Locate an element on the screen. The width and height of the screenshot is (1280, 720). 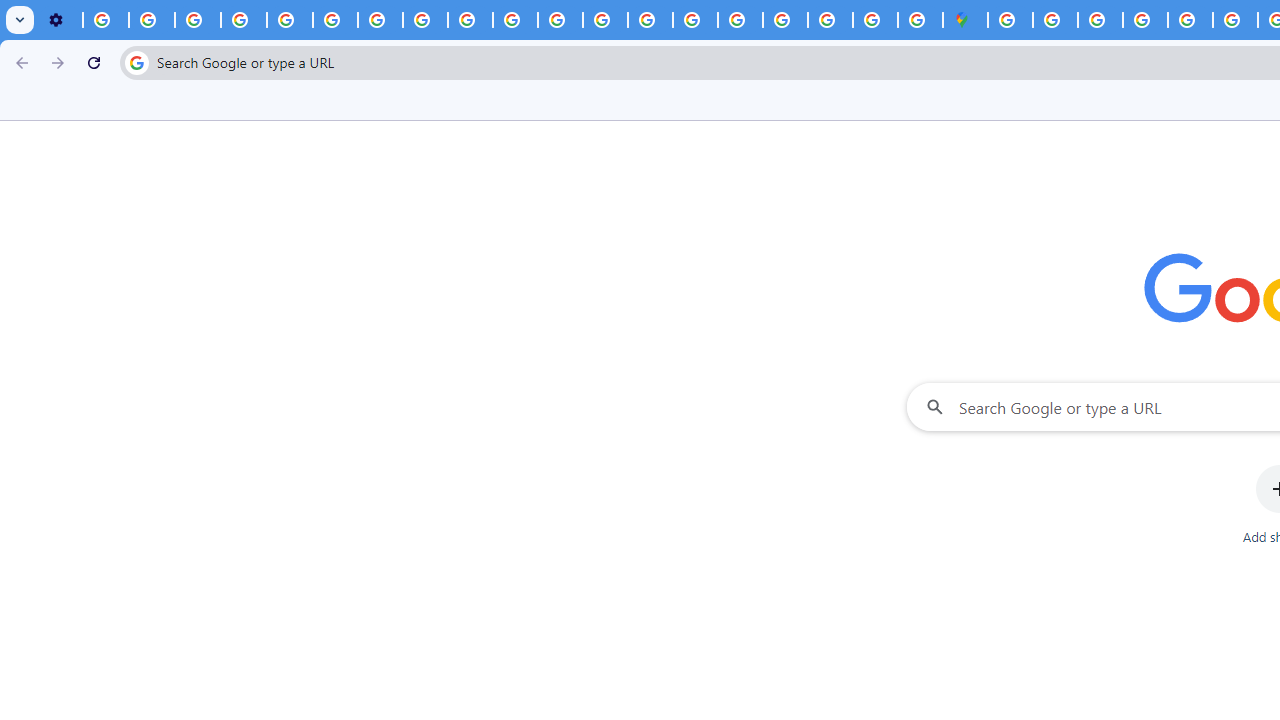
'Settings - Customize profile' is located at coordinates (60, 20).